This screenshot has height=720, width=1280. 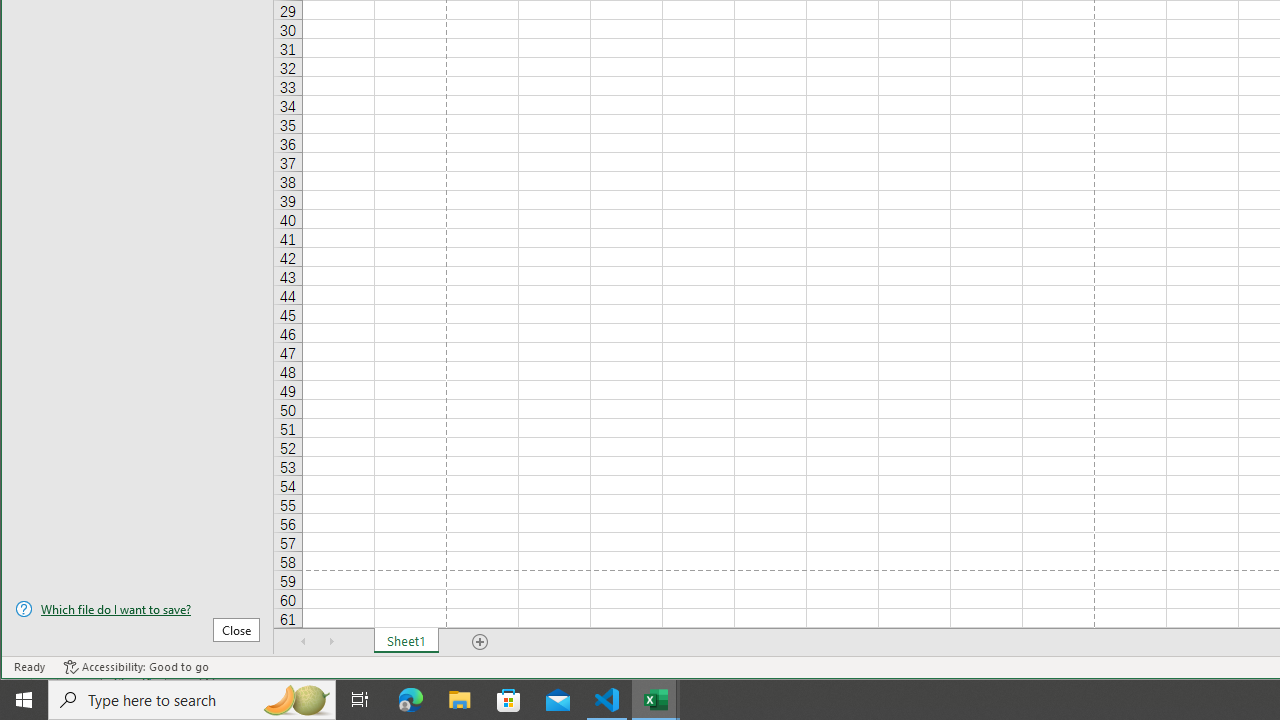 I want to click on 'Which file do I want to save?', so click(x=136, y=608).